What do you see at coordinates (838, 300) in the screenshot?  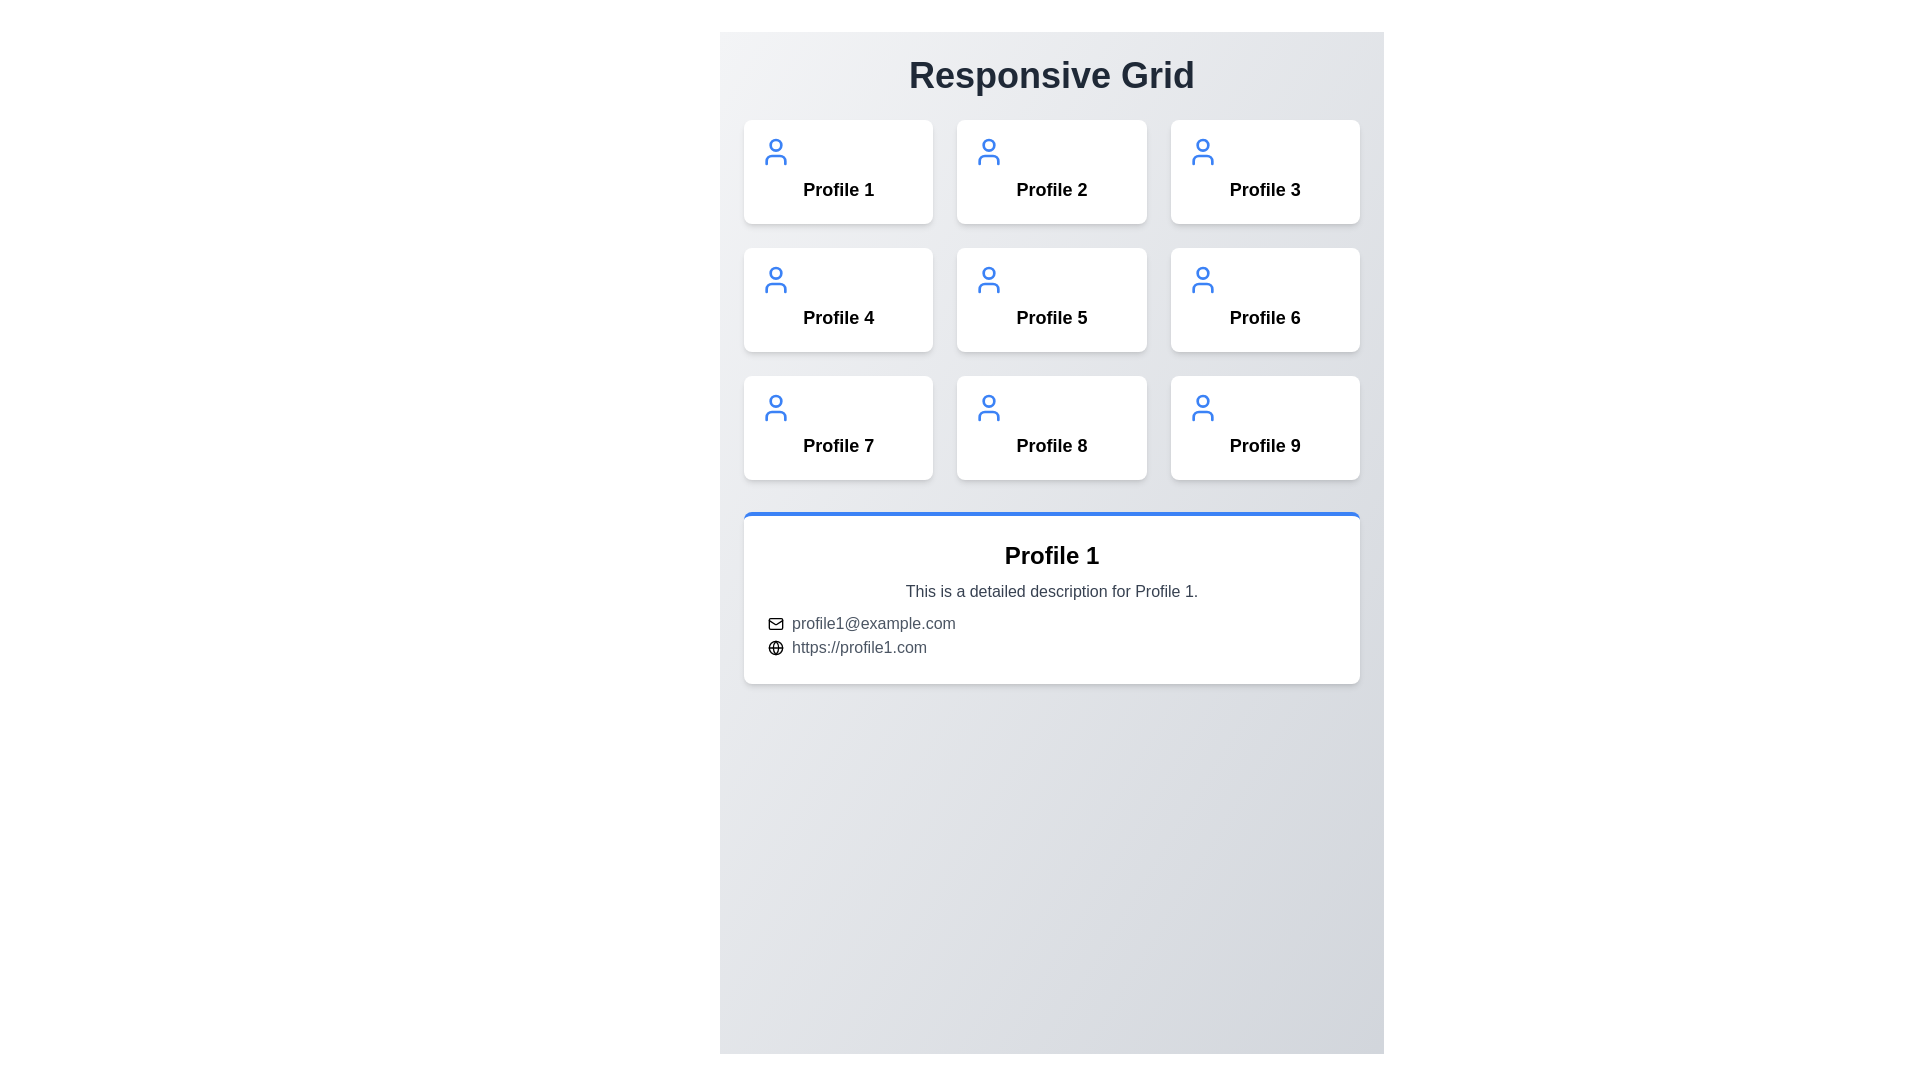 I see `the rectangular card with a white background and rounded corners that contains the user icon in blue and the bold text 'Profile 4' to observe visual or functional changes` at bounding box center [838, 300].